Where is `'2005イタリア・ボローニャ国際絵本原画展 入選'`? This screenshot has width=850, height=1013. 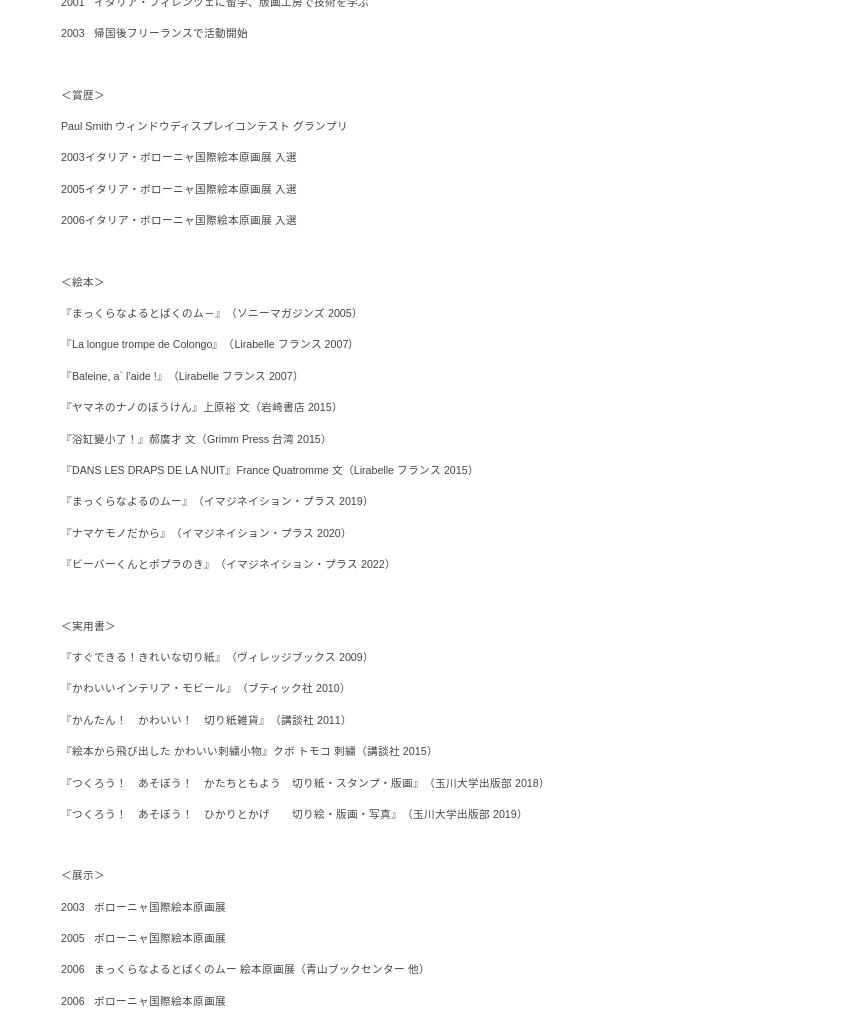
'2005イタリア・ボローニャ国際絵本原画展 入選' is located at coordinates (177, 188).